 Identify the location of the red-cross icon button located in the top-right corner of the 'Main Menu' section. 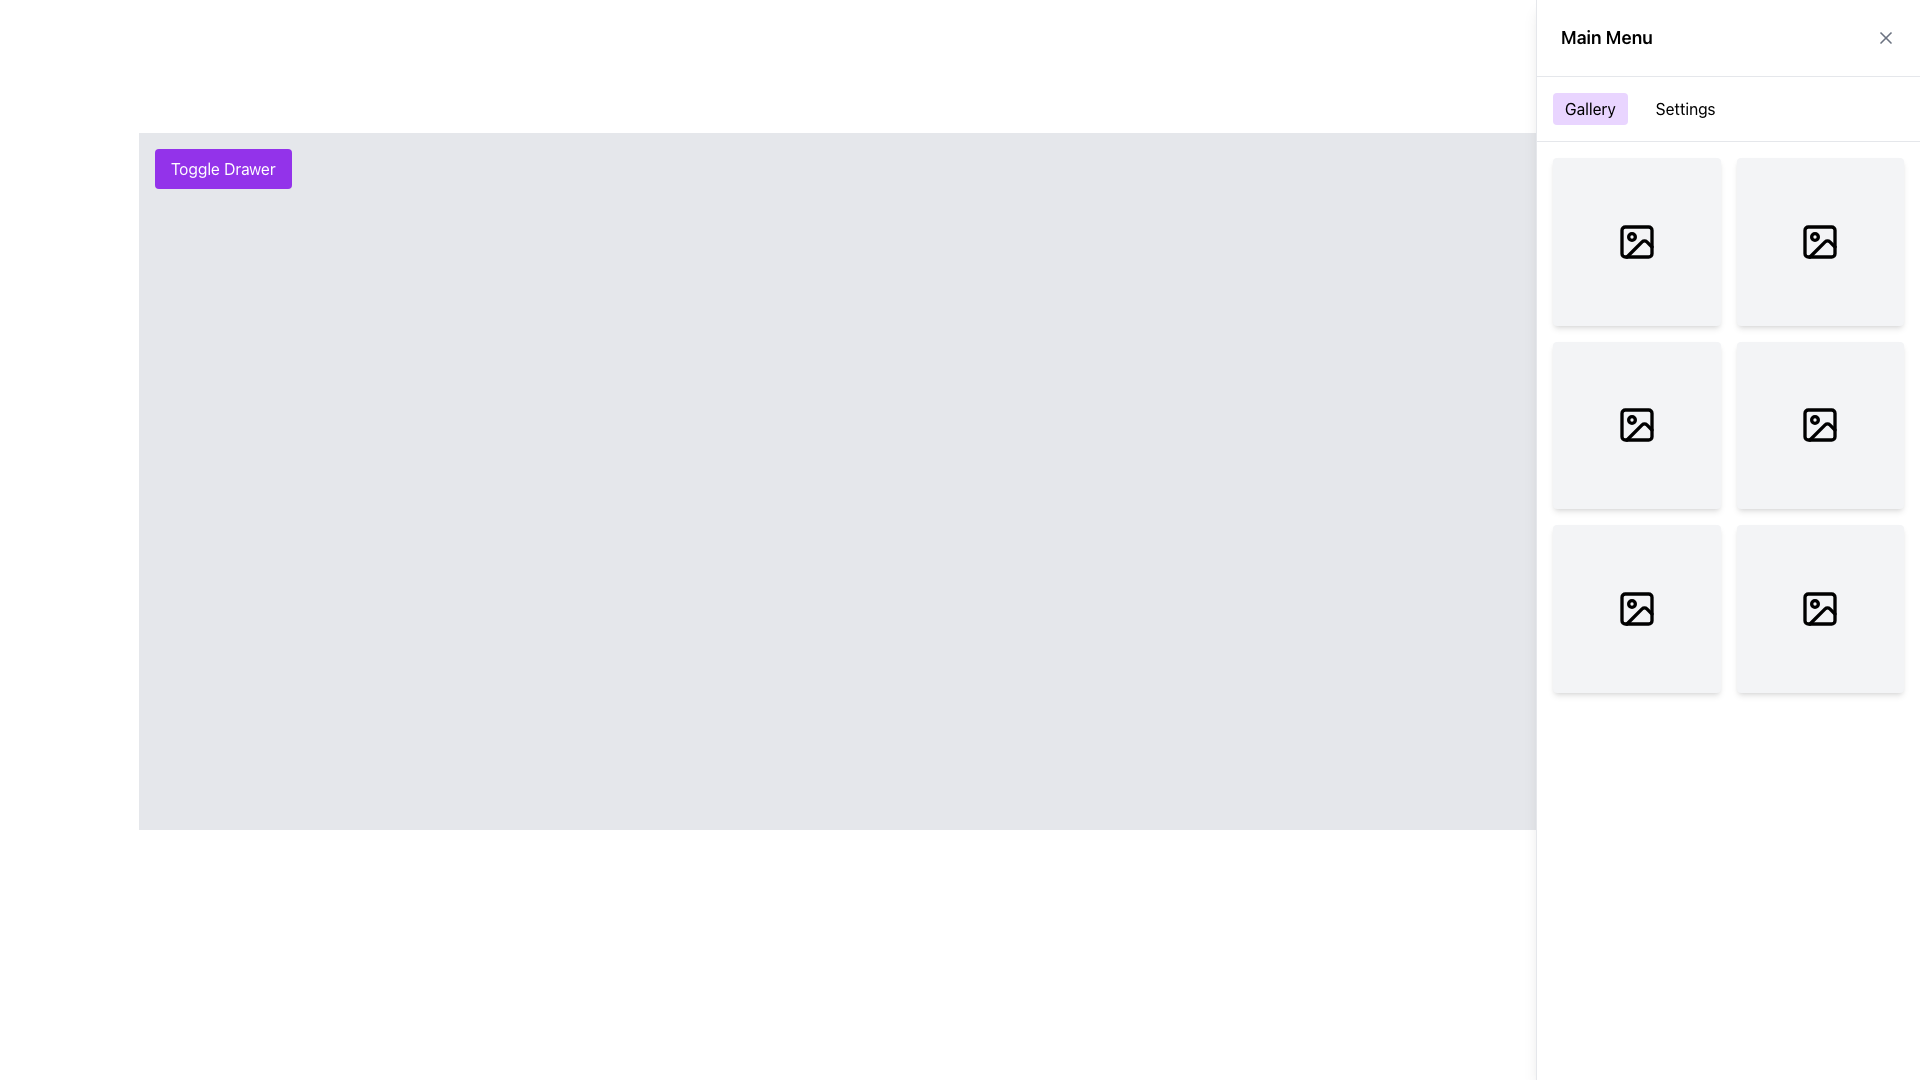
(1885, 38).